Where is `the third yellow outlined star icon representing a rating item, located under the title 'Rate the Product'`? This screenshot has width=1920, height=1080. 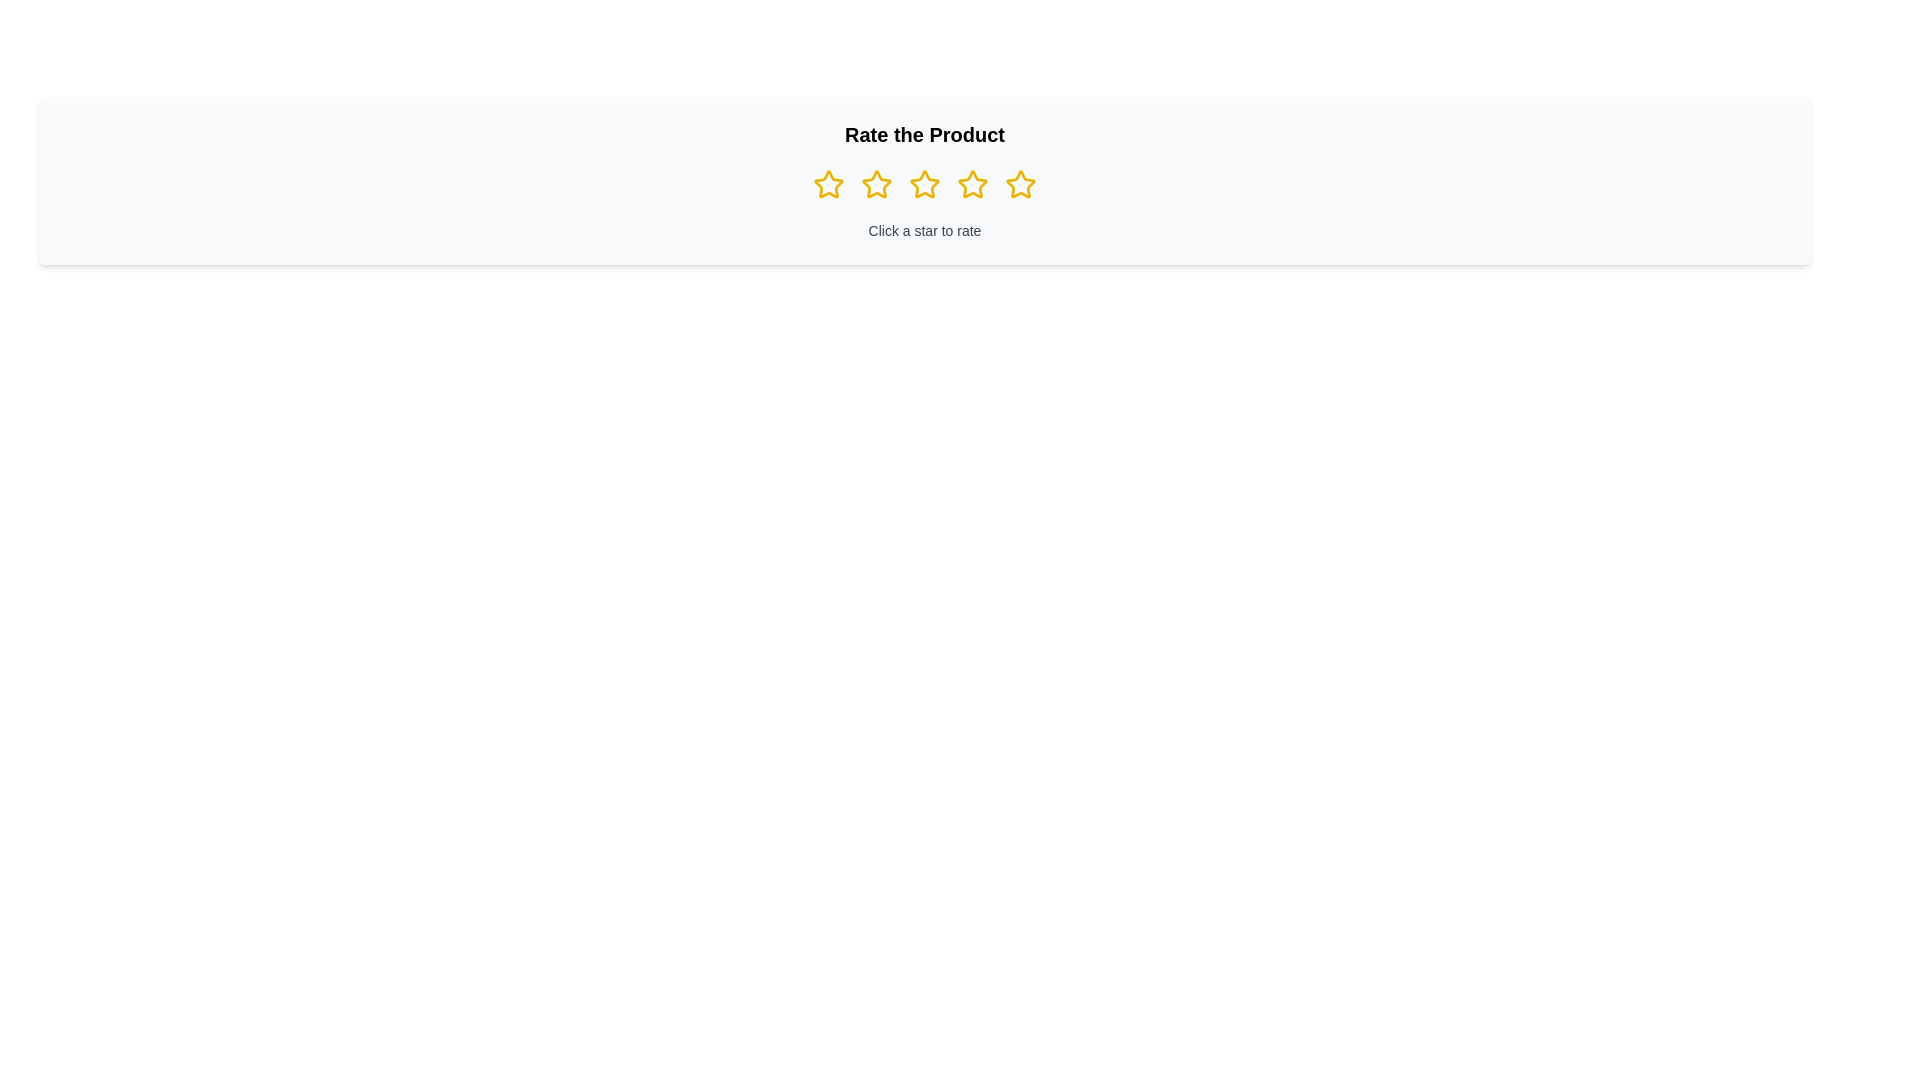 the third yellow outlined star icon representing a rating item, located under the title 'Rate the Product' is located at coordinates (971, 184).